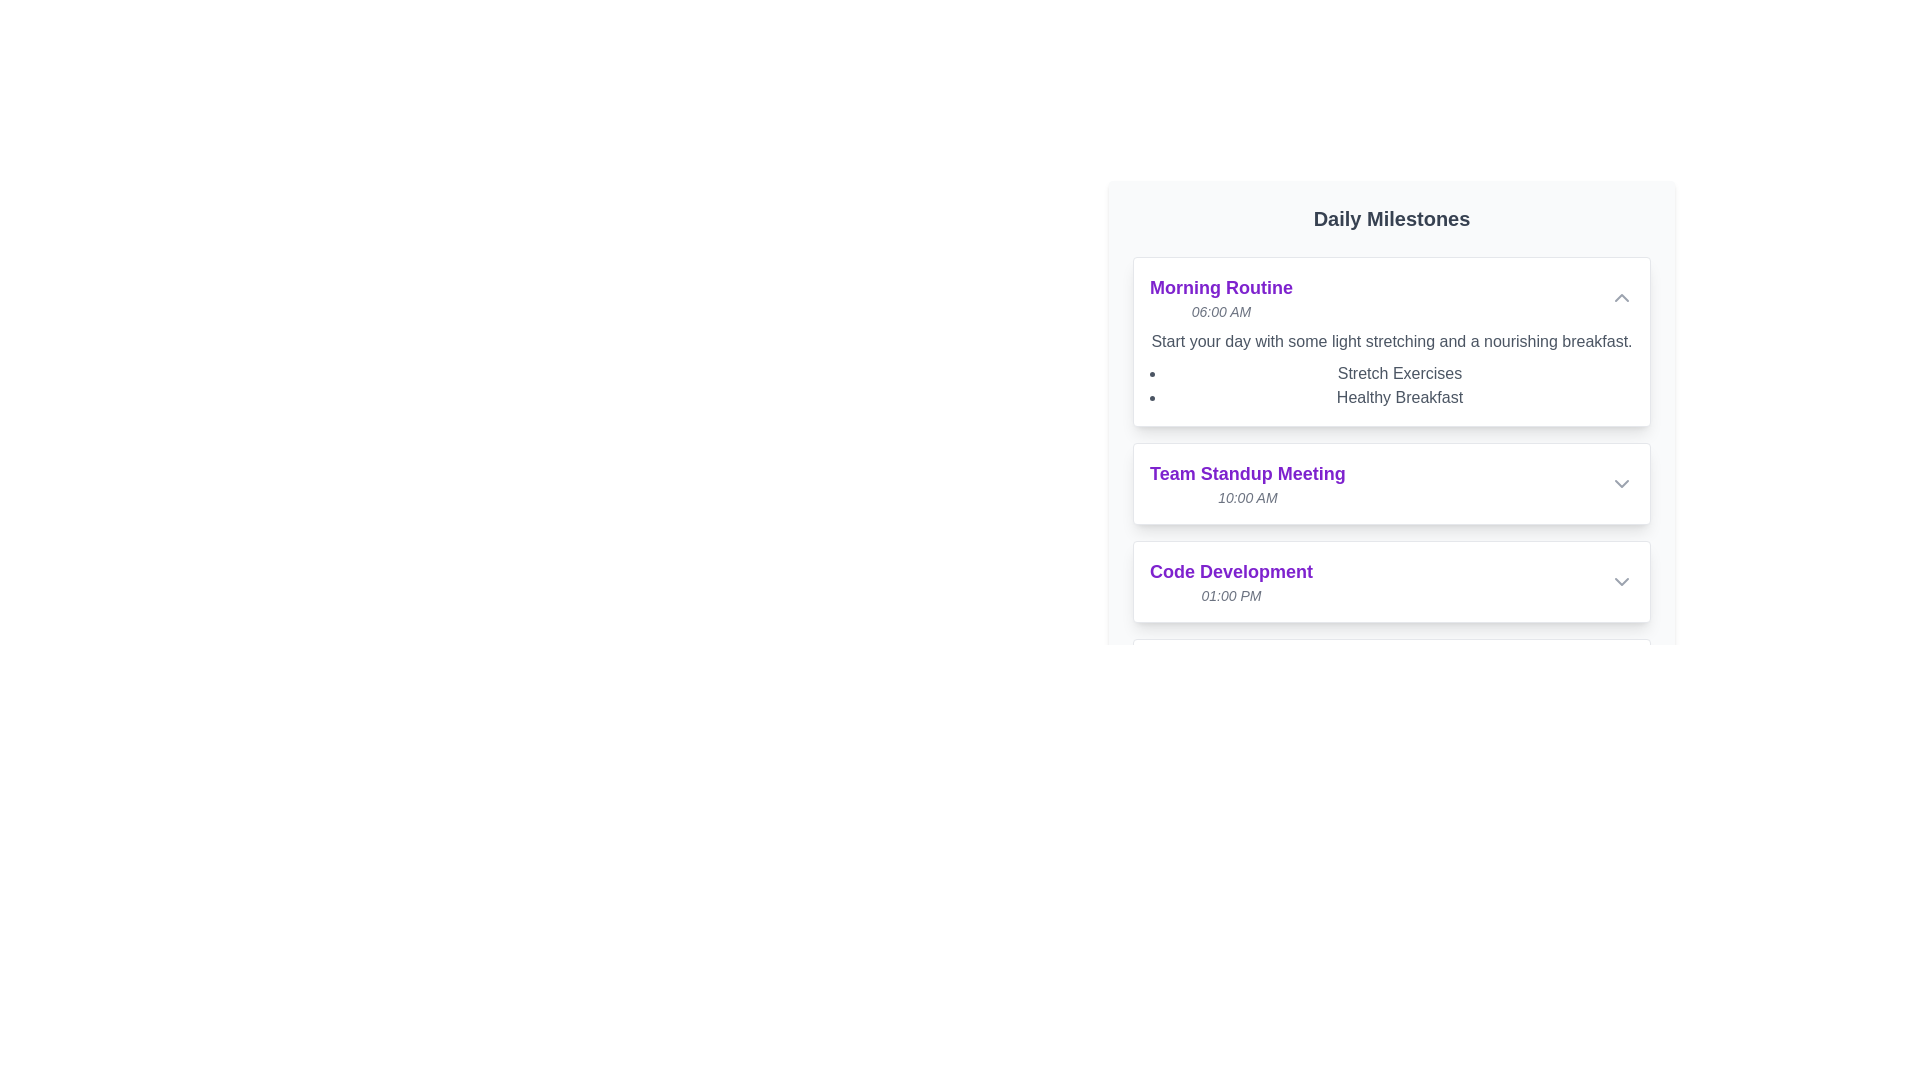  I want to click on the 'Team Standup Meeting' event card, so click(1391, 489).